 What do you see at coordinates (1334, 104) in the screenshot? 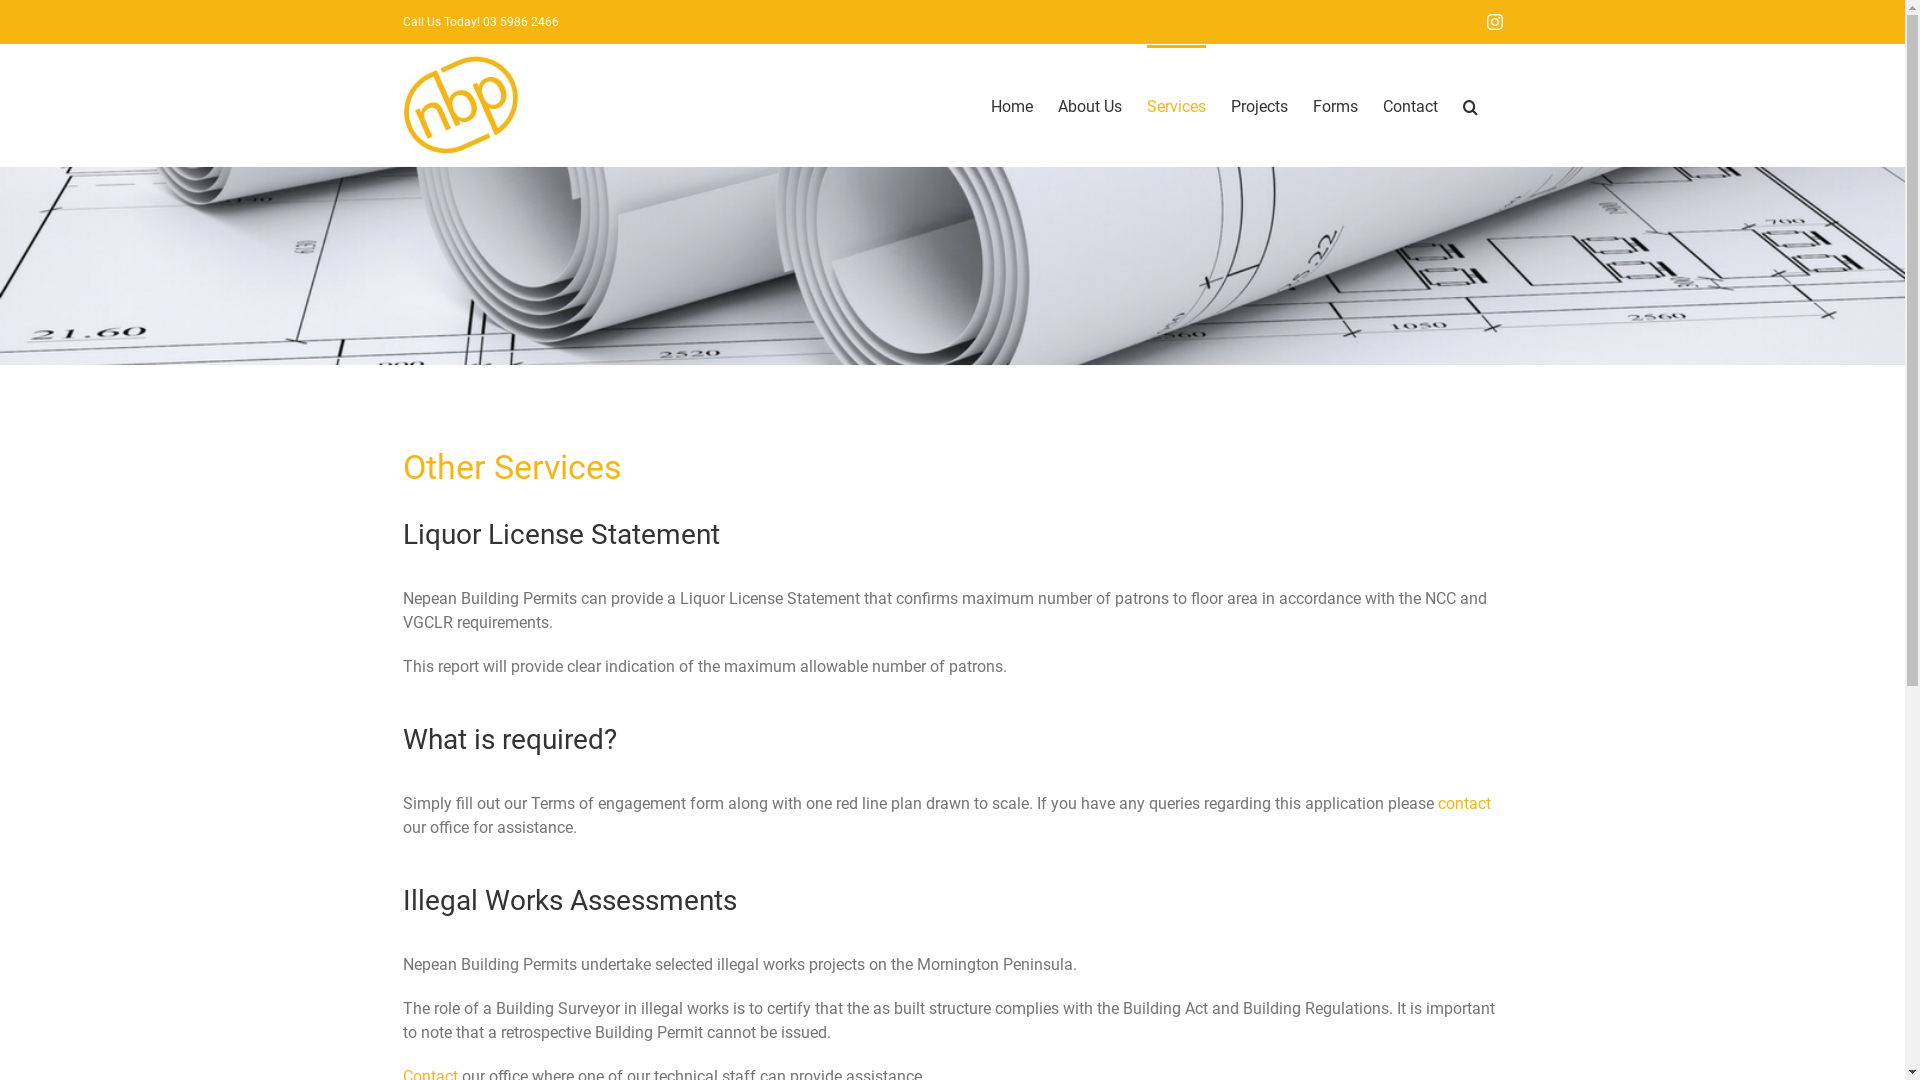
I see `'Forms'` at bounding box center [1334, 104].